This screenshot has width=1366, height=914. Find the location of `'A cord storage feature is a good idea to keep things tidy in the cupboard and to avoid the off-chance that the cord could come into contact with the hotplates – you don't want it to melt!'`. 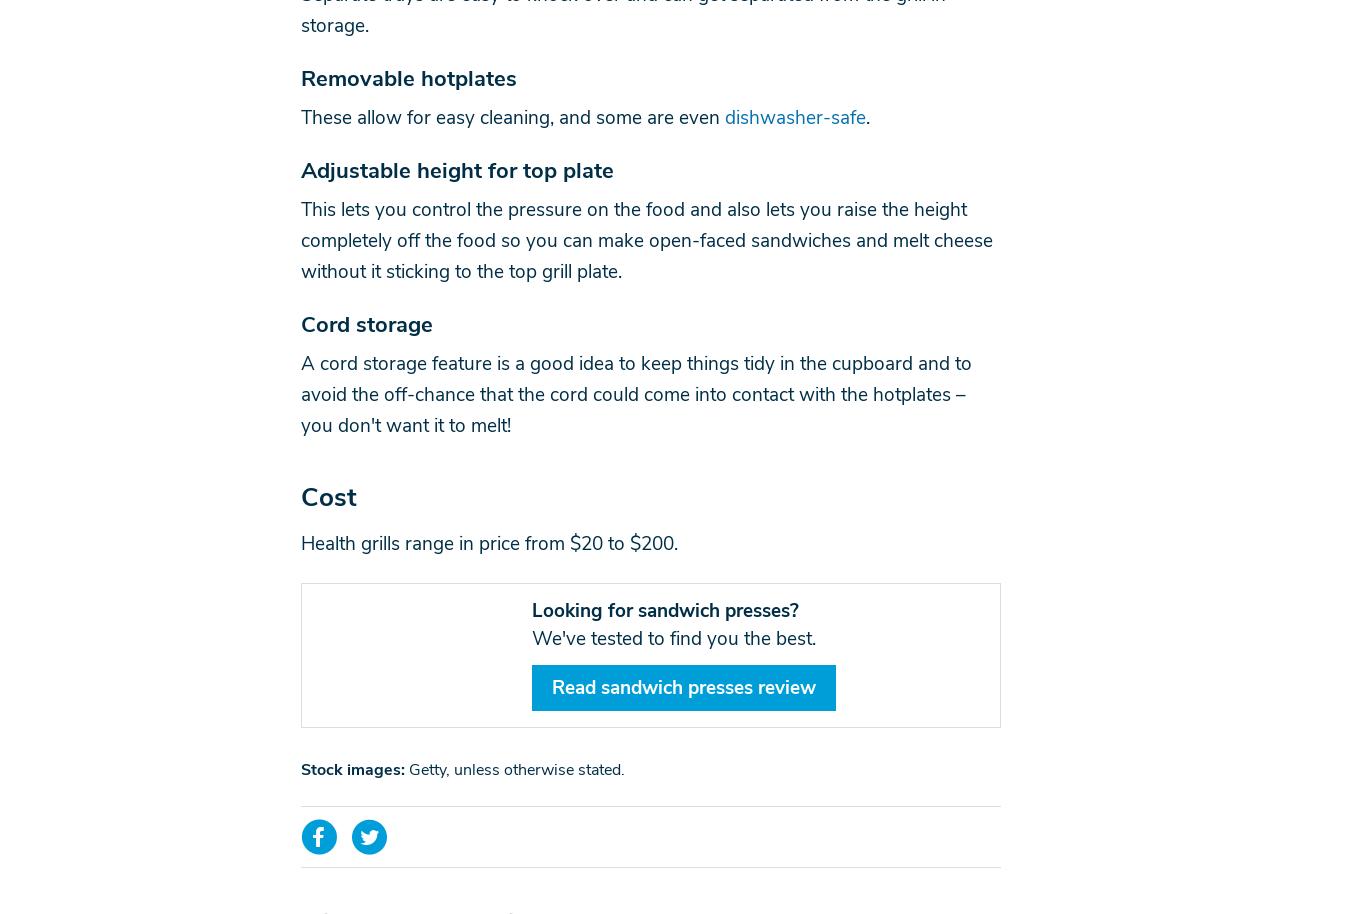

'A cord storage feature is a good idea to keep things tidy in the cupboard and to avoid the off-chance that the cord could come into contact with the hotplates – you don't want it to melt!' is located at coordinates (634, 395).